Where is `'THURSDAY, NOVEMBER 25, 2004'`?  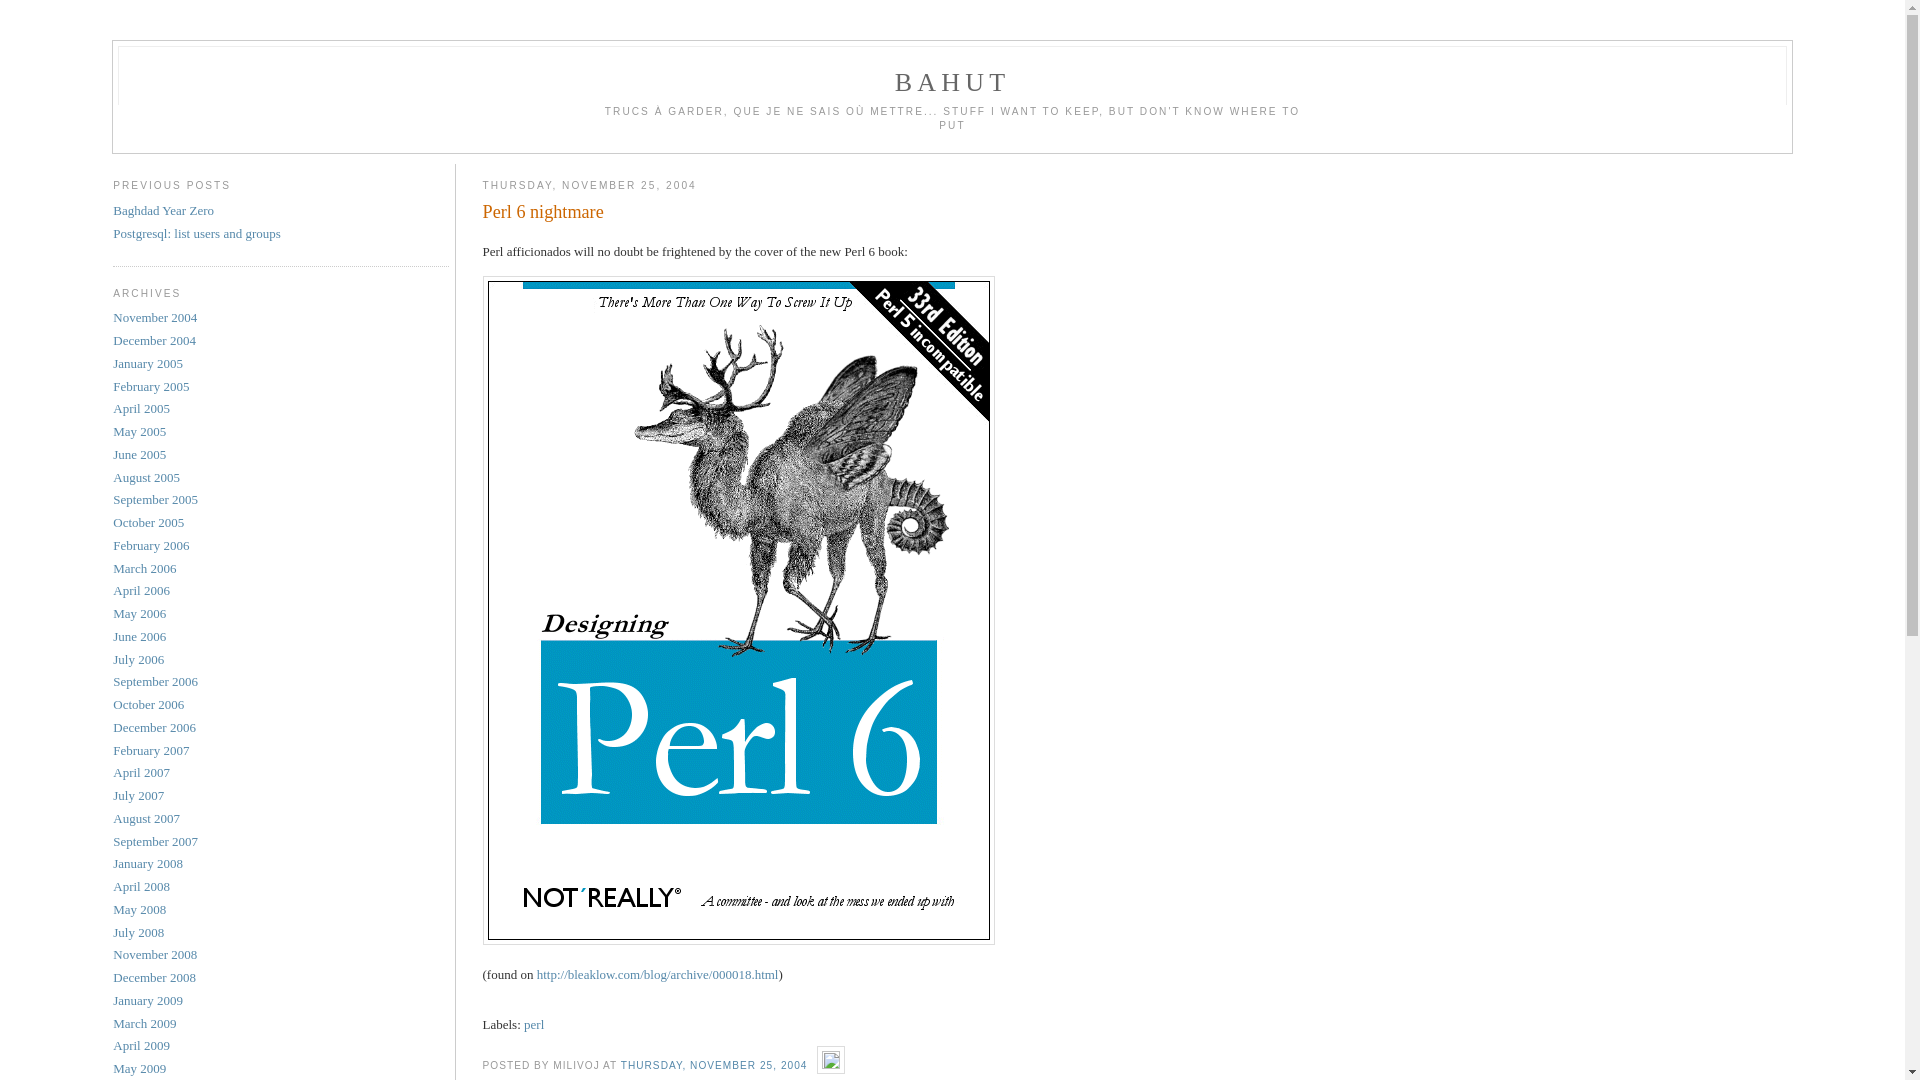
'THURSDAY, NOVEMBER 25, 2004' is located at coordinates (619, 1064).